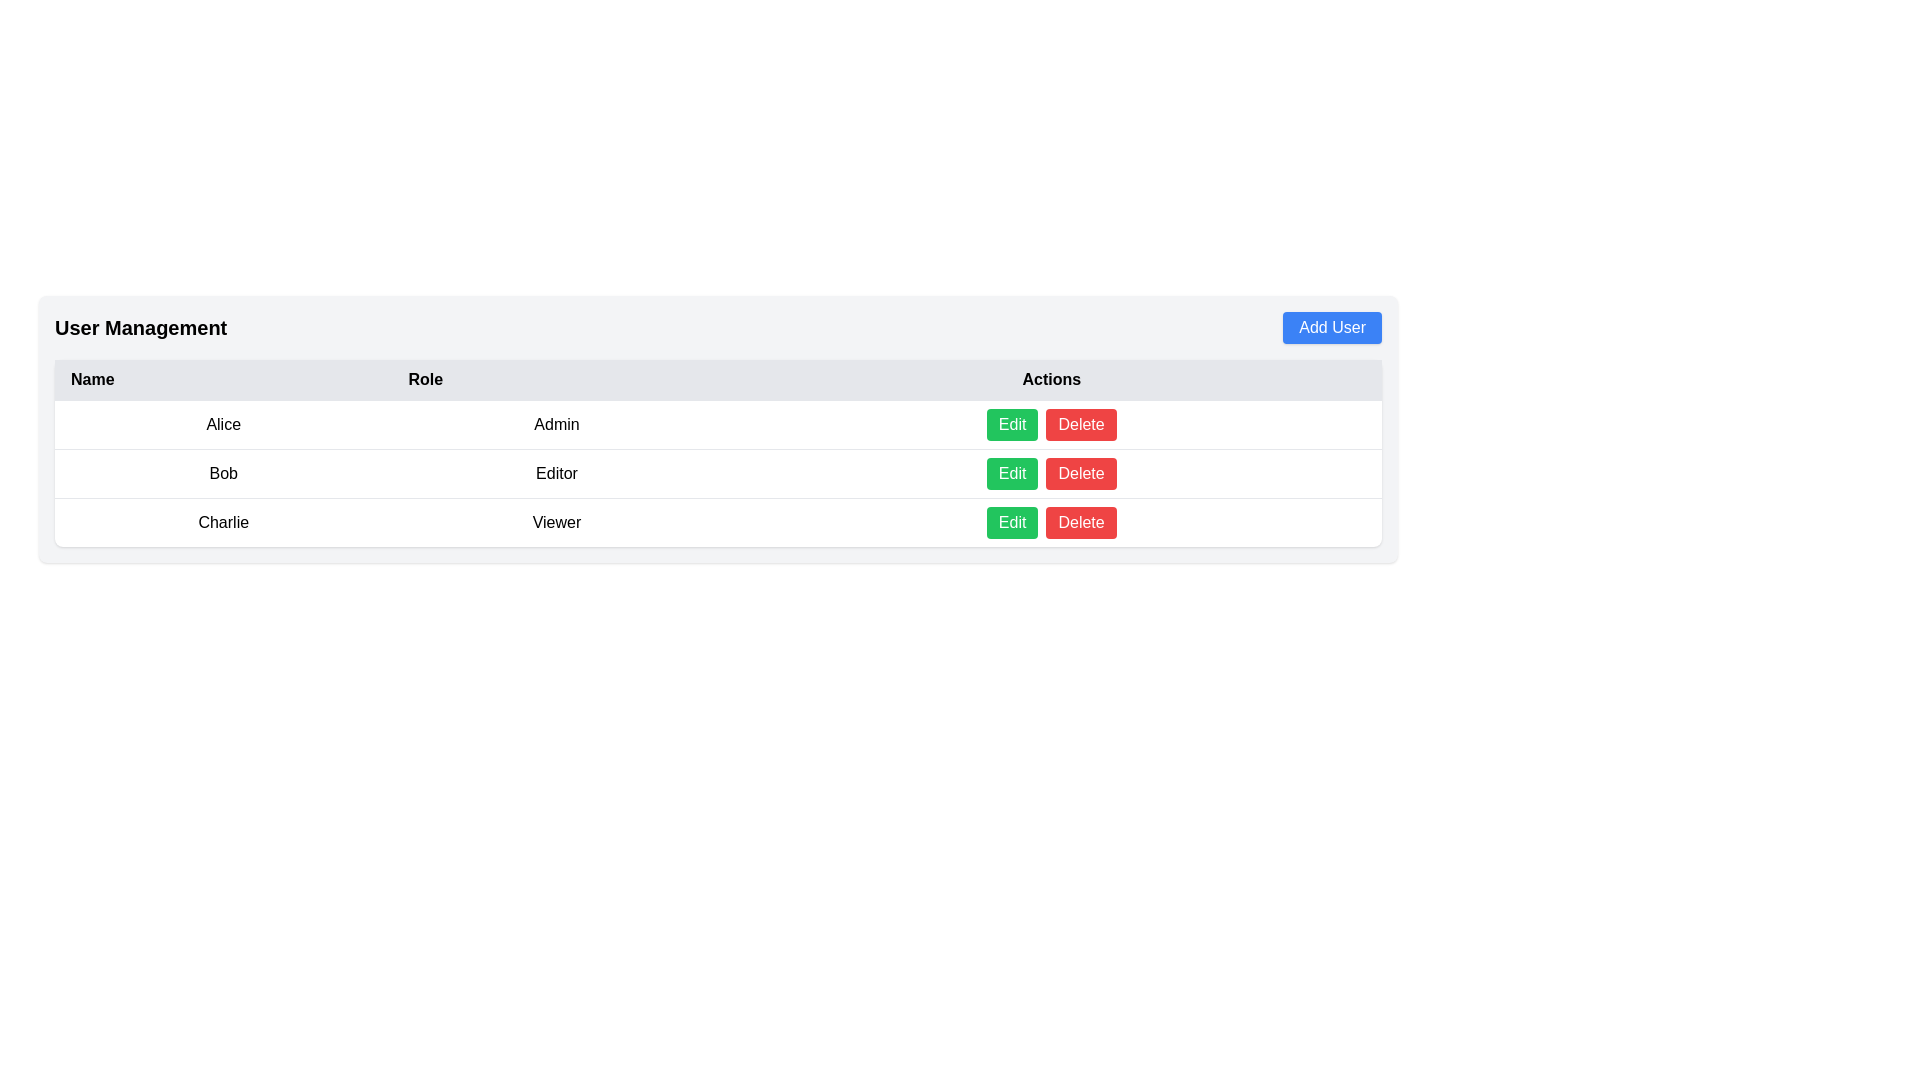 The image size is (1920, 1080). Describe the element at coordinates (556, 521) in the screenshot. I see `the static text element that identifies the role assigned to the user 'Charlie' within the middle column of the table row` at that location.